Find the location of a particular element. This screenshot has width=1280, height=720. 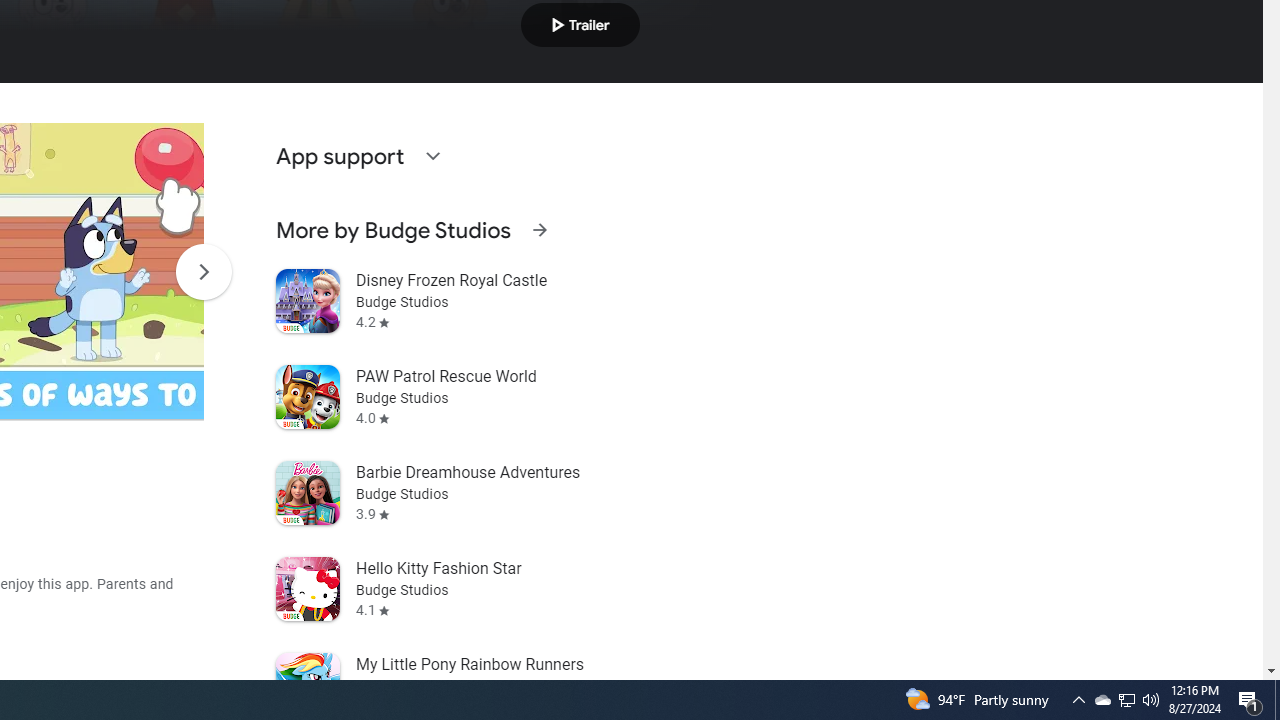

'See more information on More by Budge Studios' is located at coordinates (539, 229).